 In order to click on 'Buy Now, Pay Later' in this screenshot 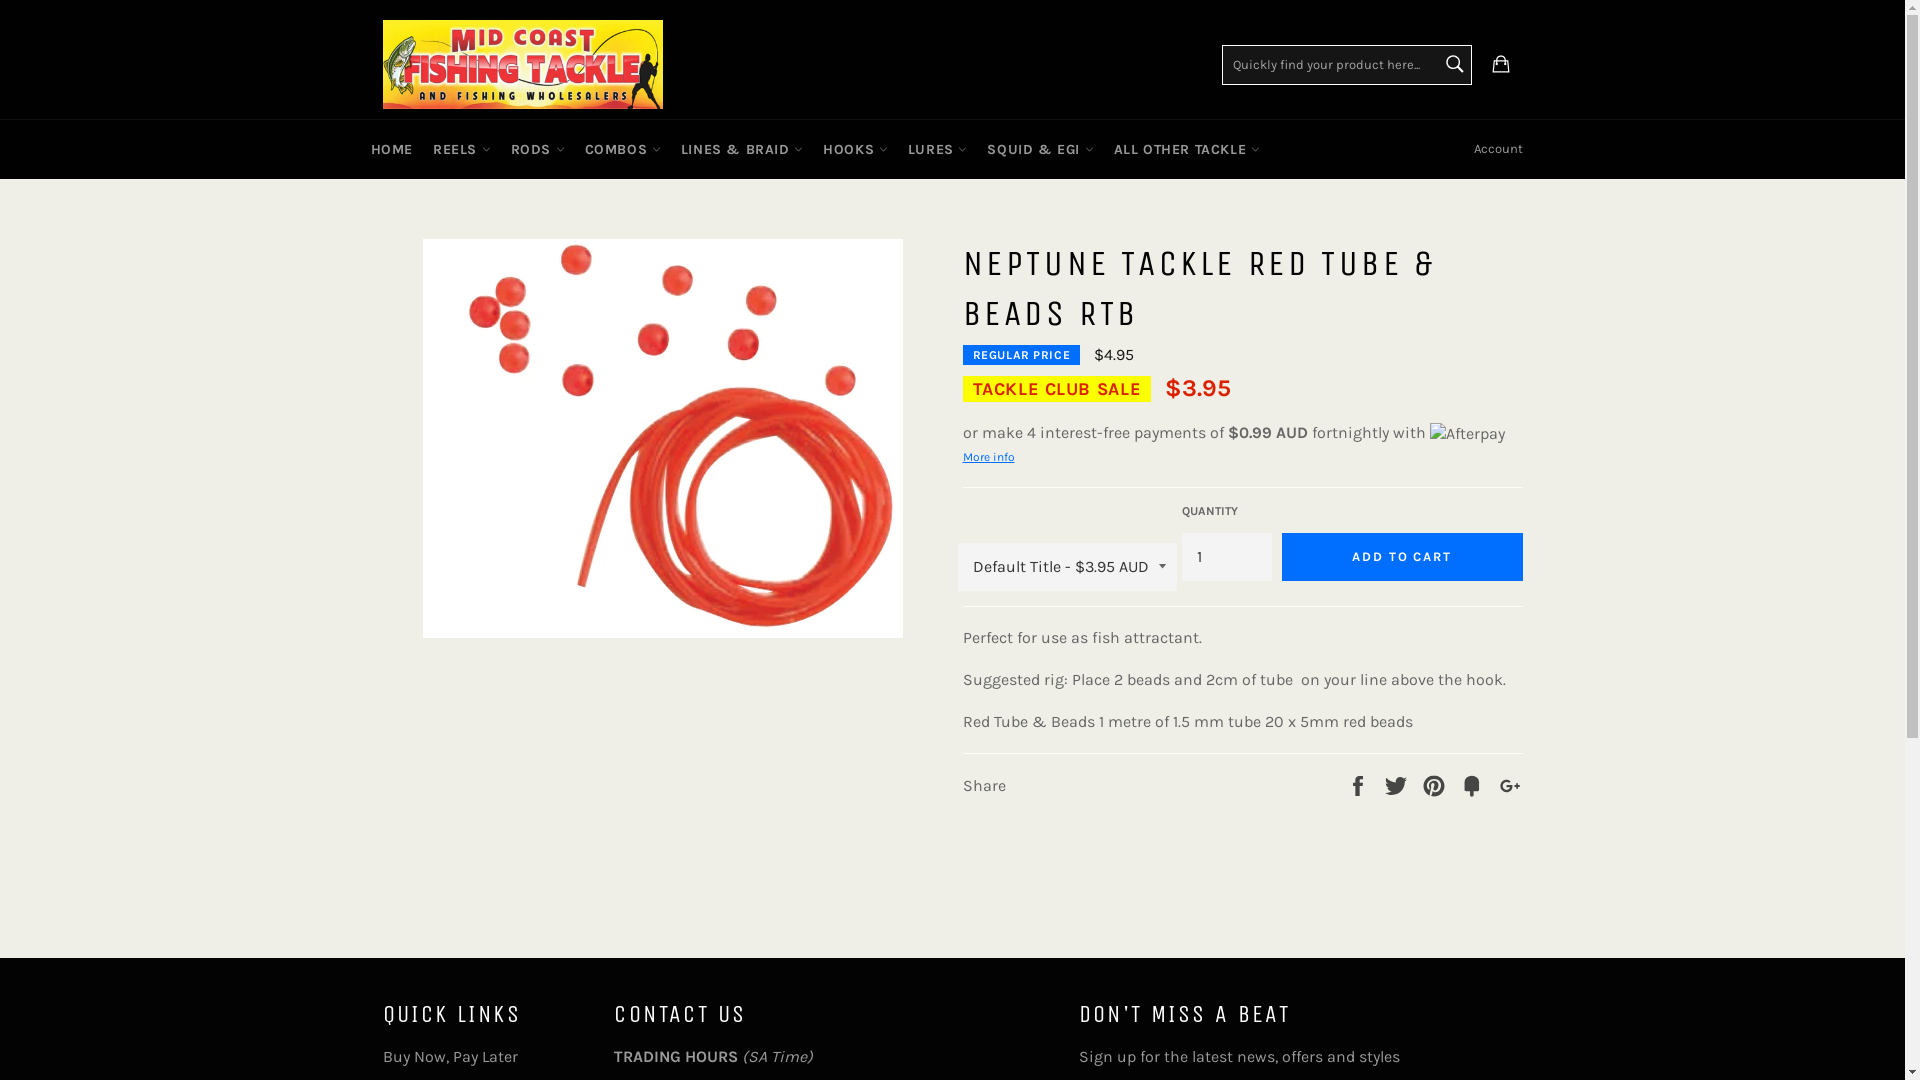, I will do `click(382, 1055)`.